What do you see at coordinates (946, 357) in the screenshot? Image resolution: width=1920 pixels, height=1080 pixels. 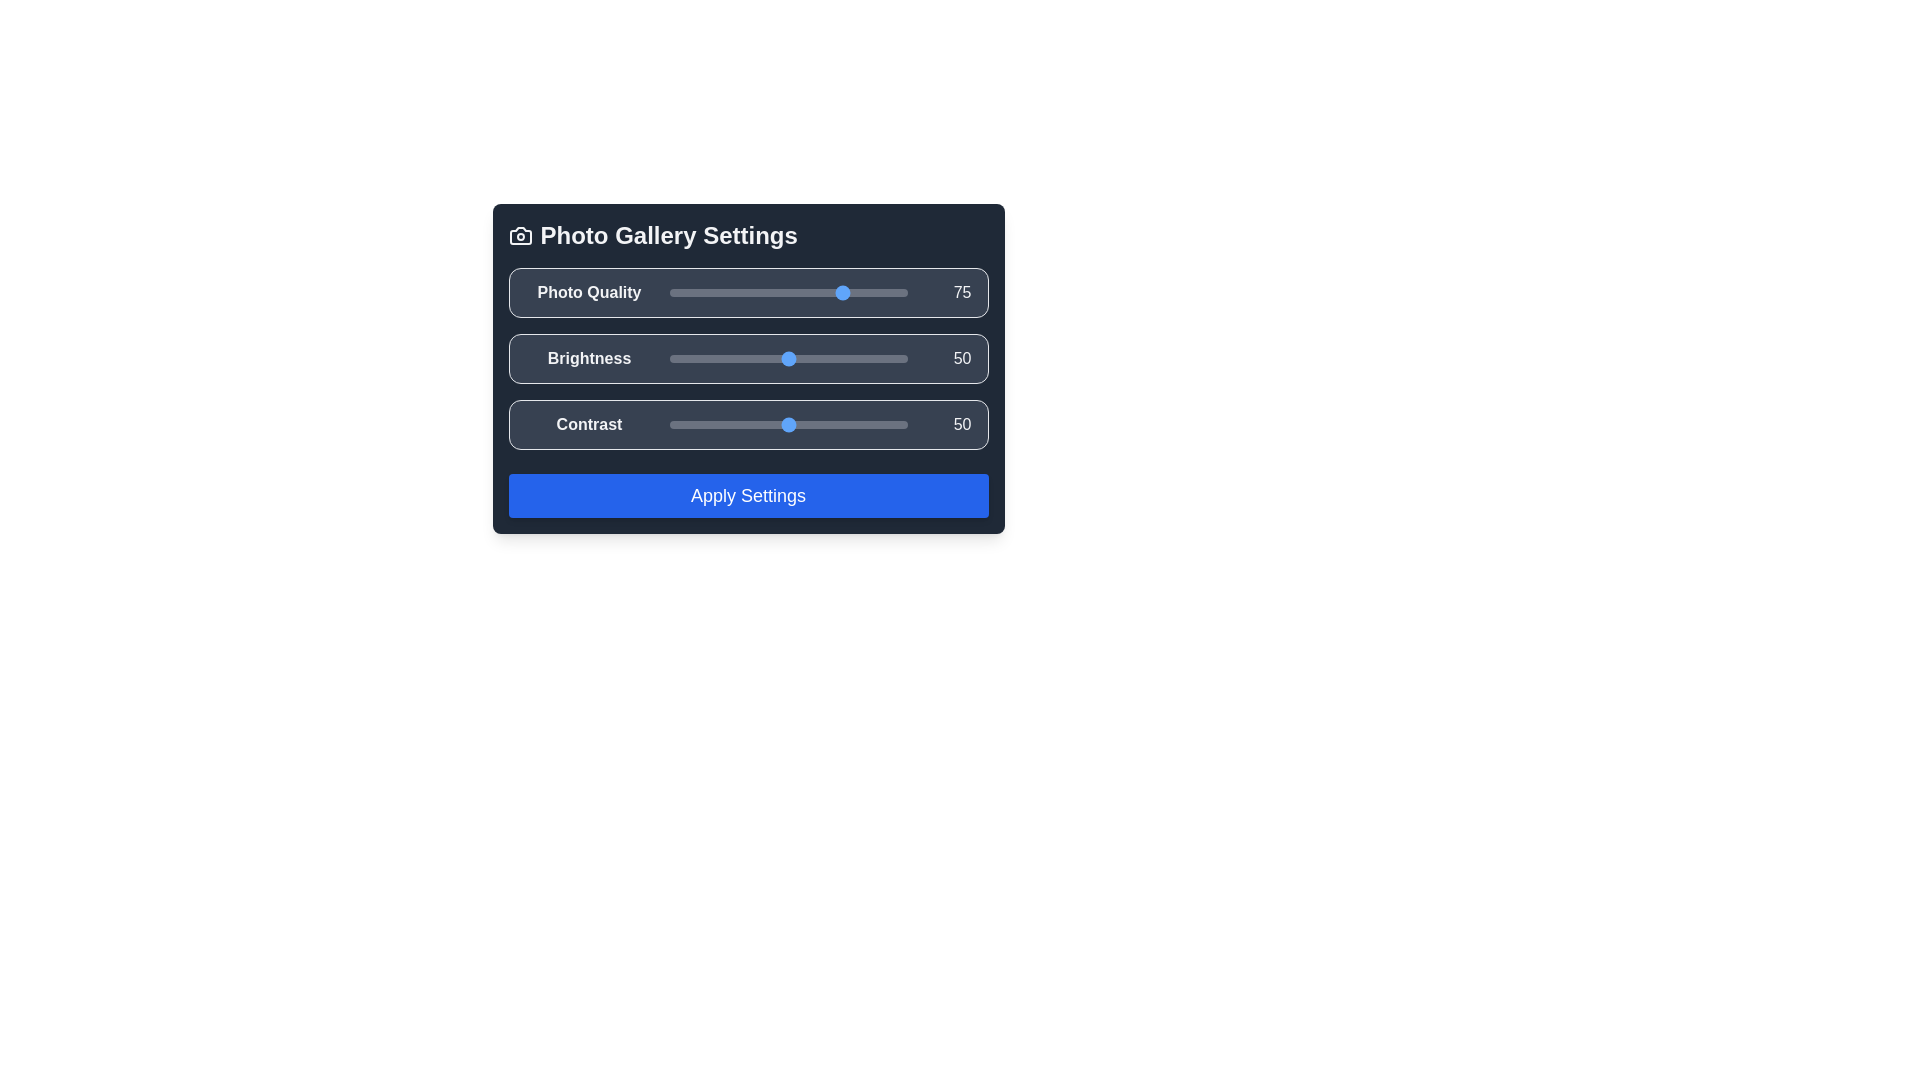 I see `the Static Text Display showing the value '50' with a gray background and white text, located at the end of the row for the 'Brightness' slider in the 'Photo Gallery Settings' section` at bounding box center [946, 357].